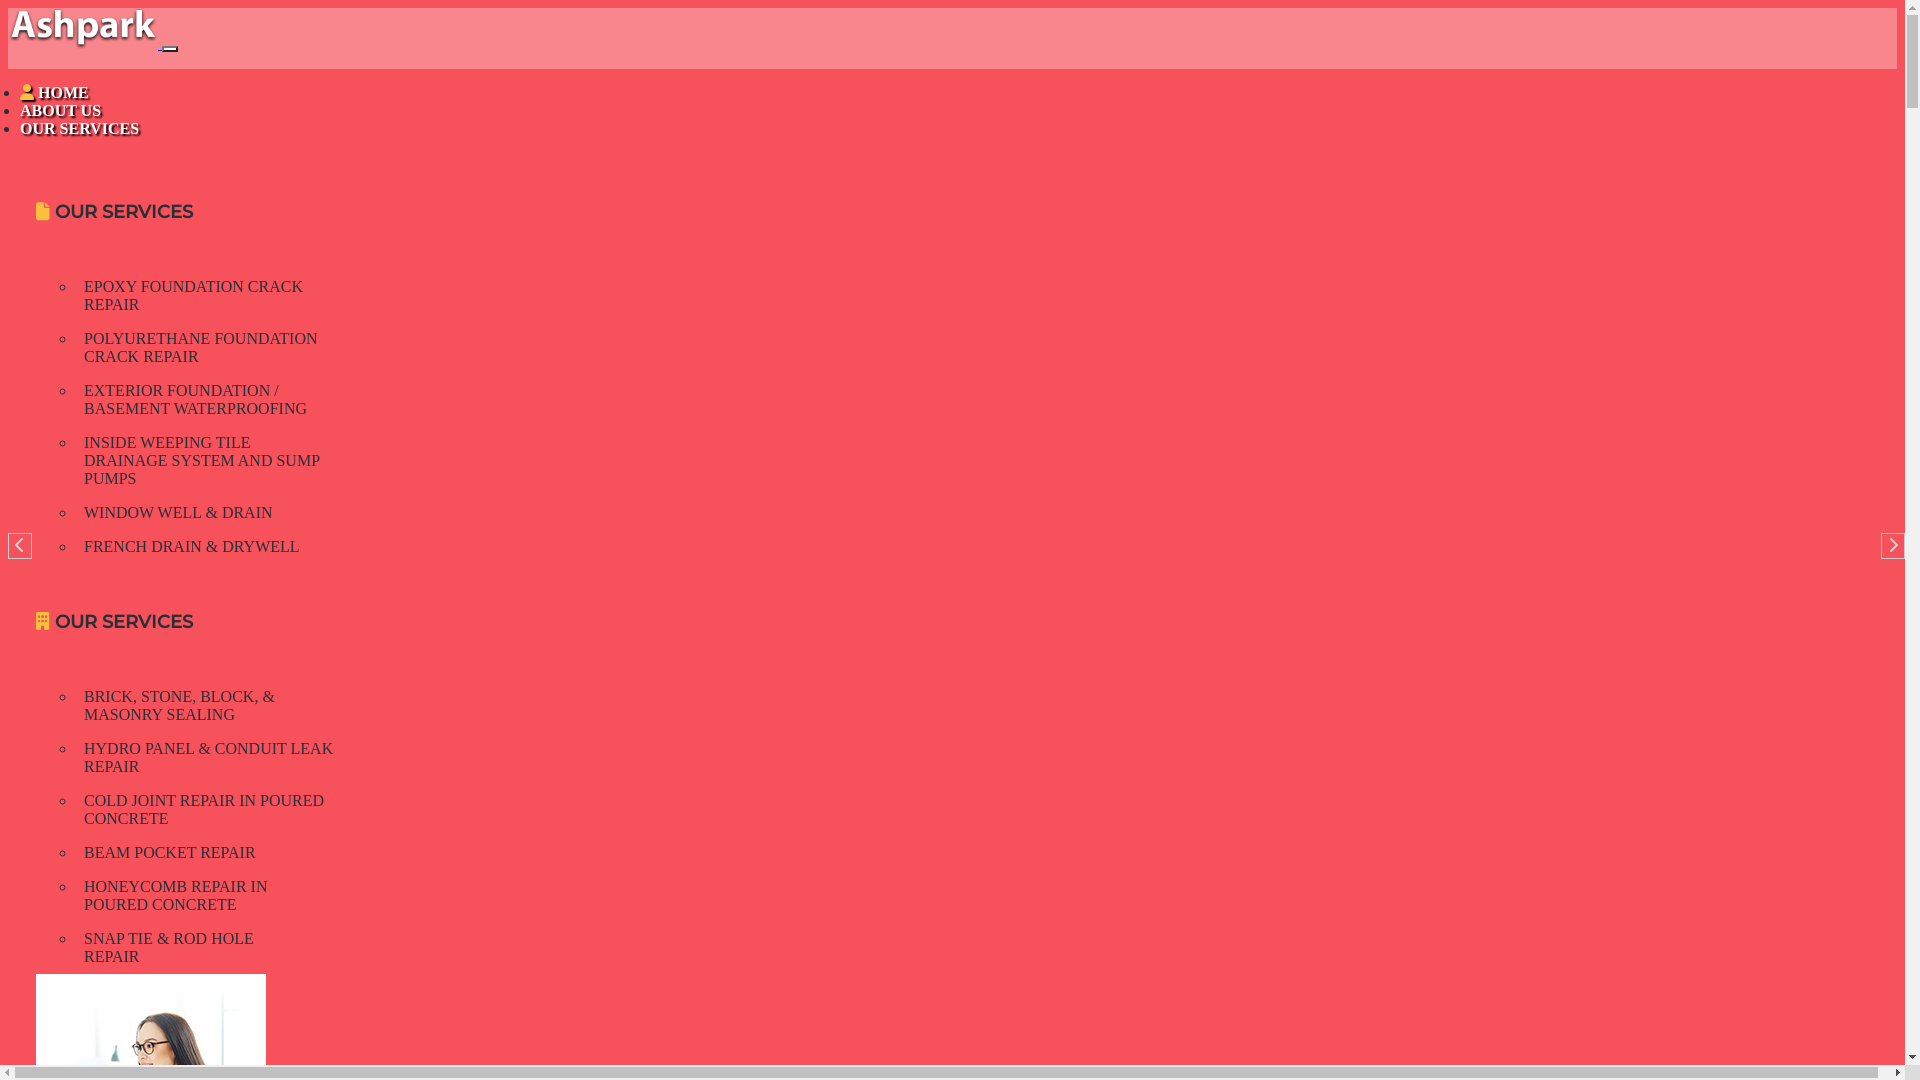 Image resolution: width=1920 pixels, height=1080 pixels. Describe the element at coordinates (195, 399) in the screenshot. I see `'EXTERIOR FOUNDATION / BASEMENT WATERPROOFING'` at that location.